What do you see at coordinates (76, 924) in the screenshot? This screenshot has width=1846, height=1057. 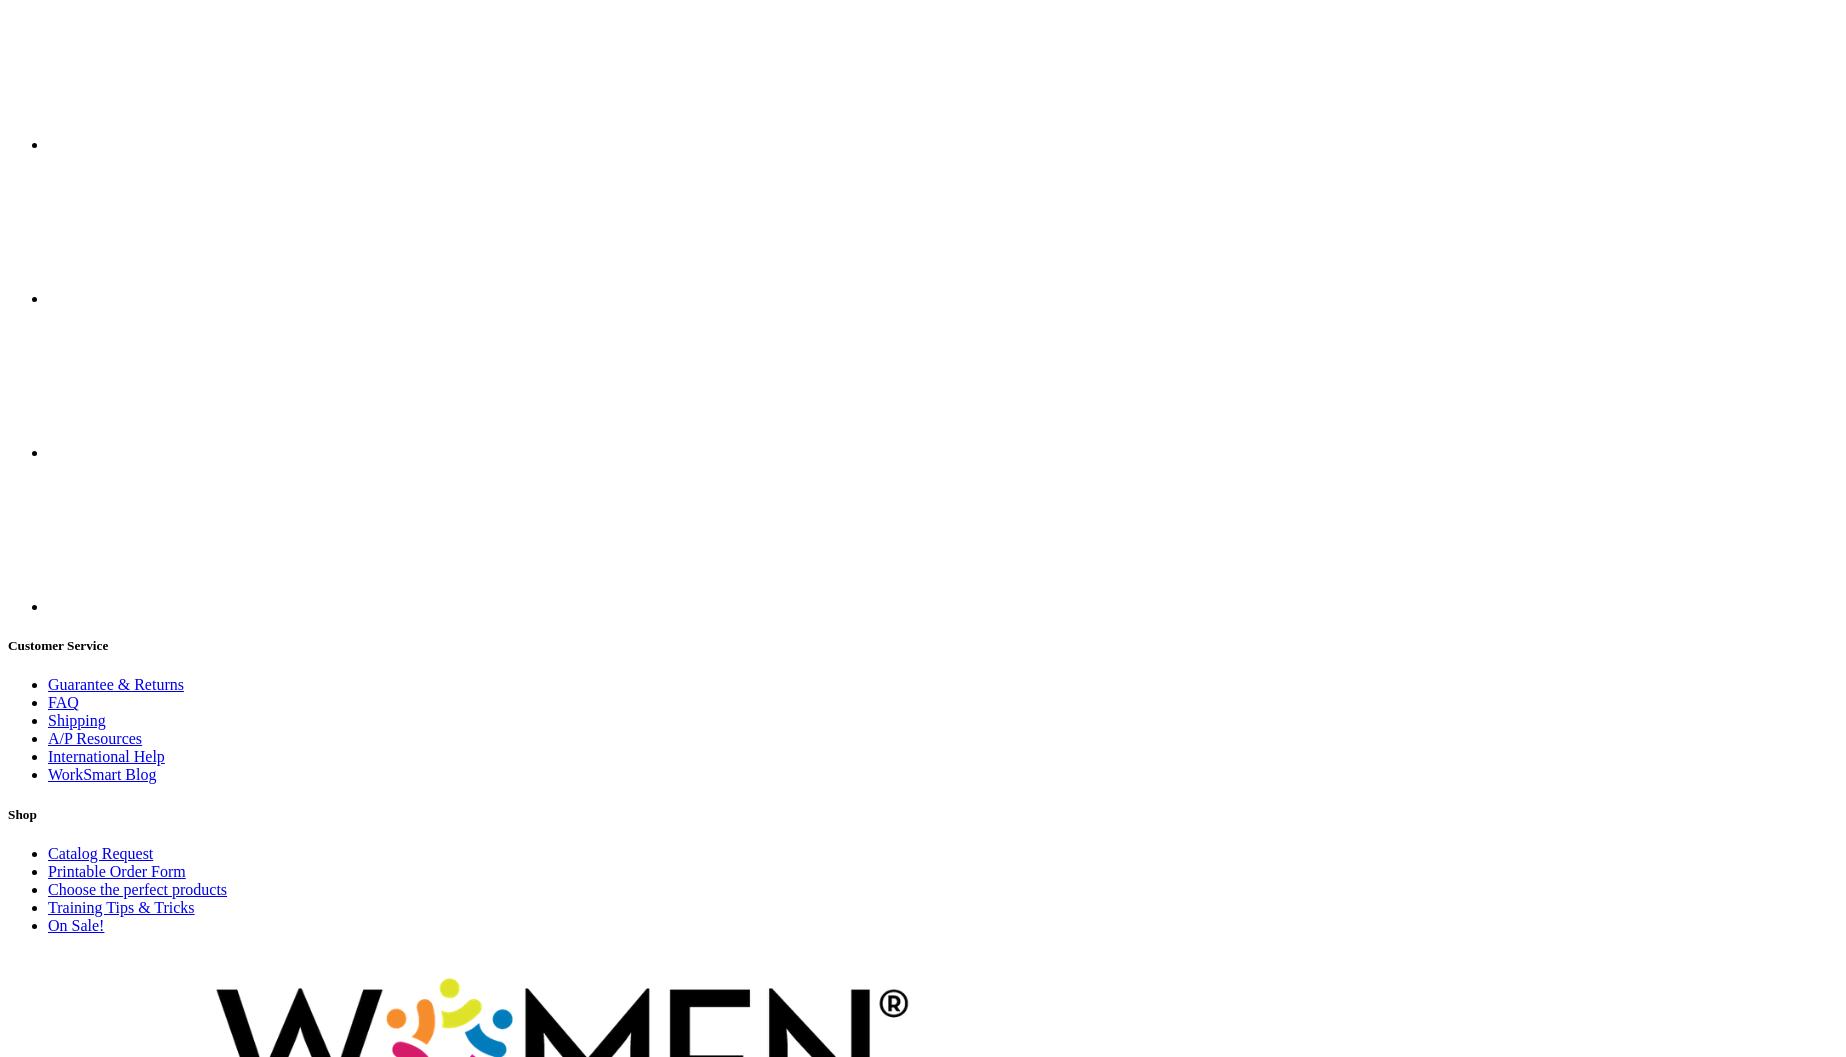 I see `'On Sale!'` at bounding box center [76, 924].